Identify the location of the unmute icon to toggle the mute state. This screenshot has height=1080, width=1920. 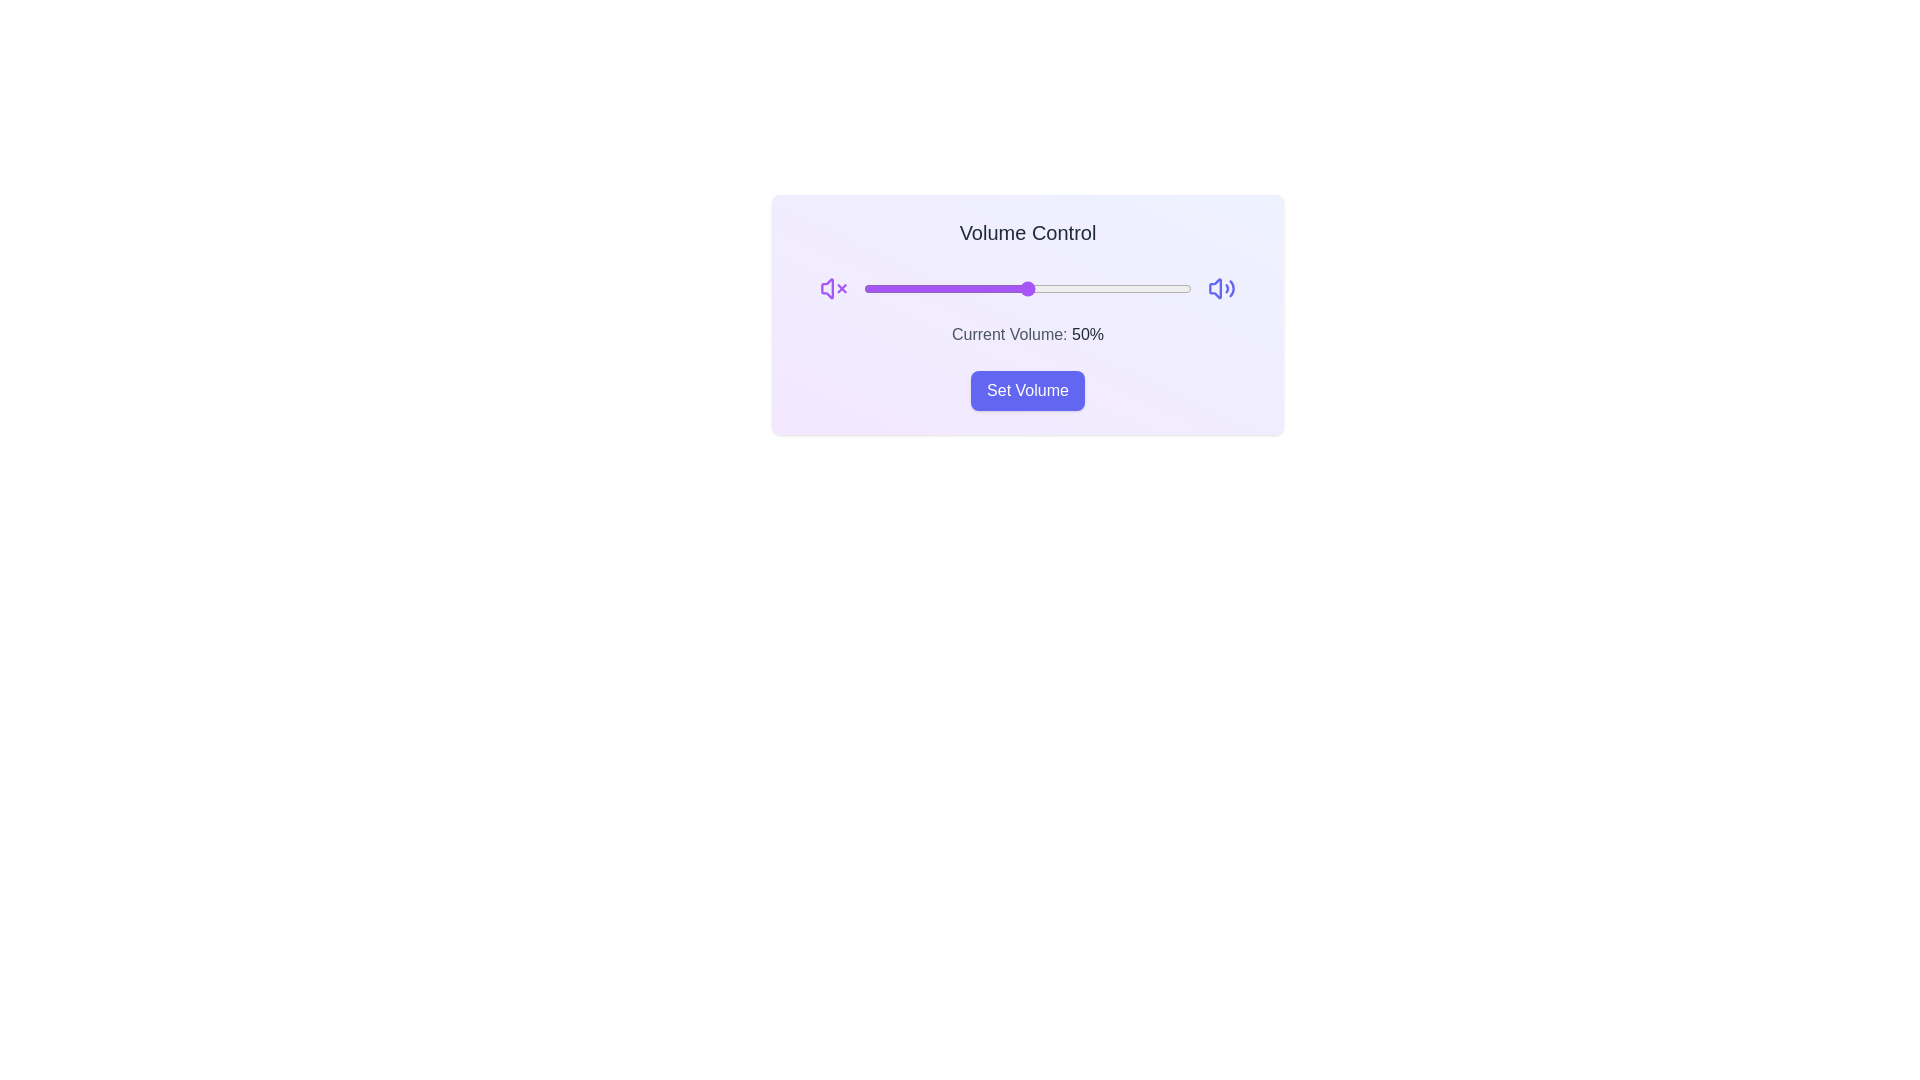
(1220, 289).